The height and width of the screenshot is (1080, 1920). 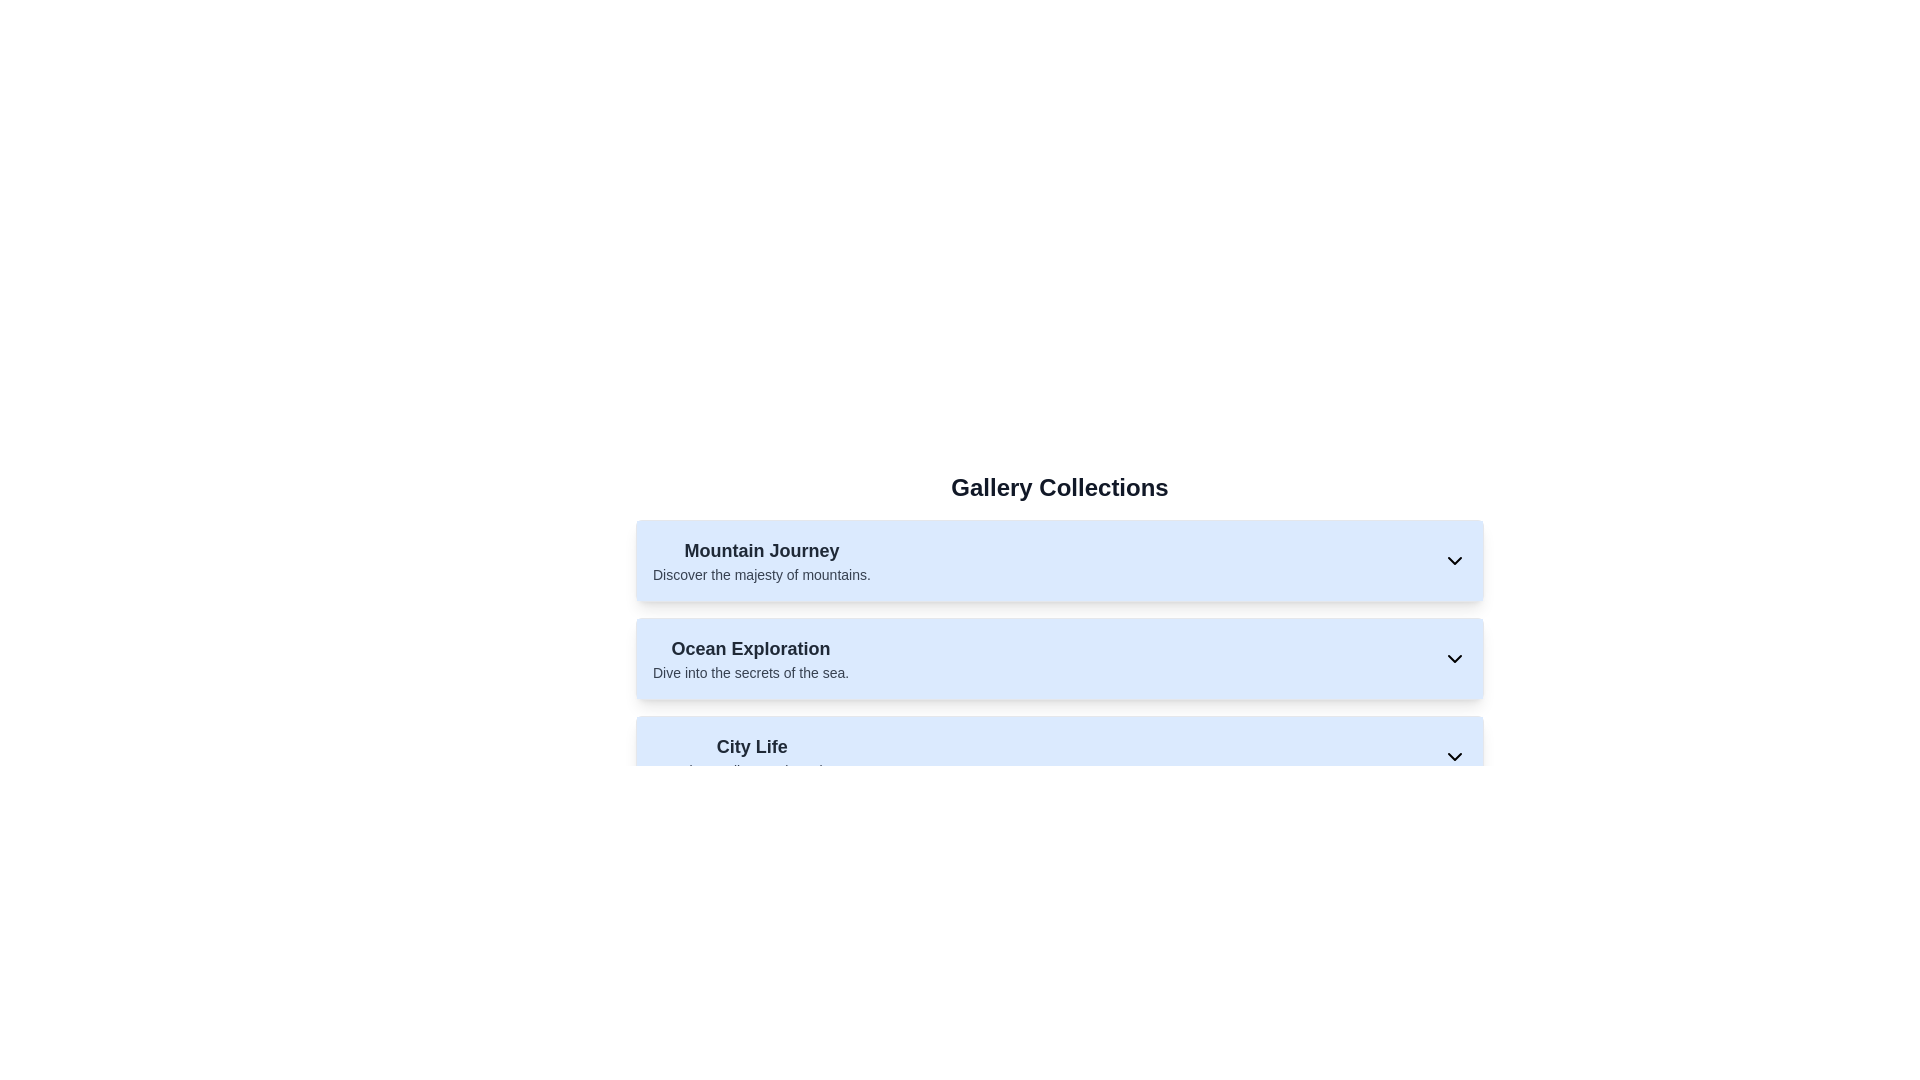 What do you see at coordinates (1059, 756) in the screenshot?
I see `the 'City Life' interactive list item` at bounding box center [1059, 756].